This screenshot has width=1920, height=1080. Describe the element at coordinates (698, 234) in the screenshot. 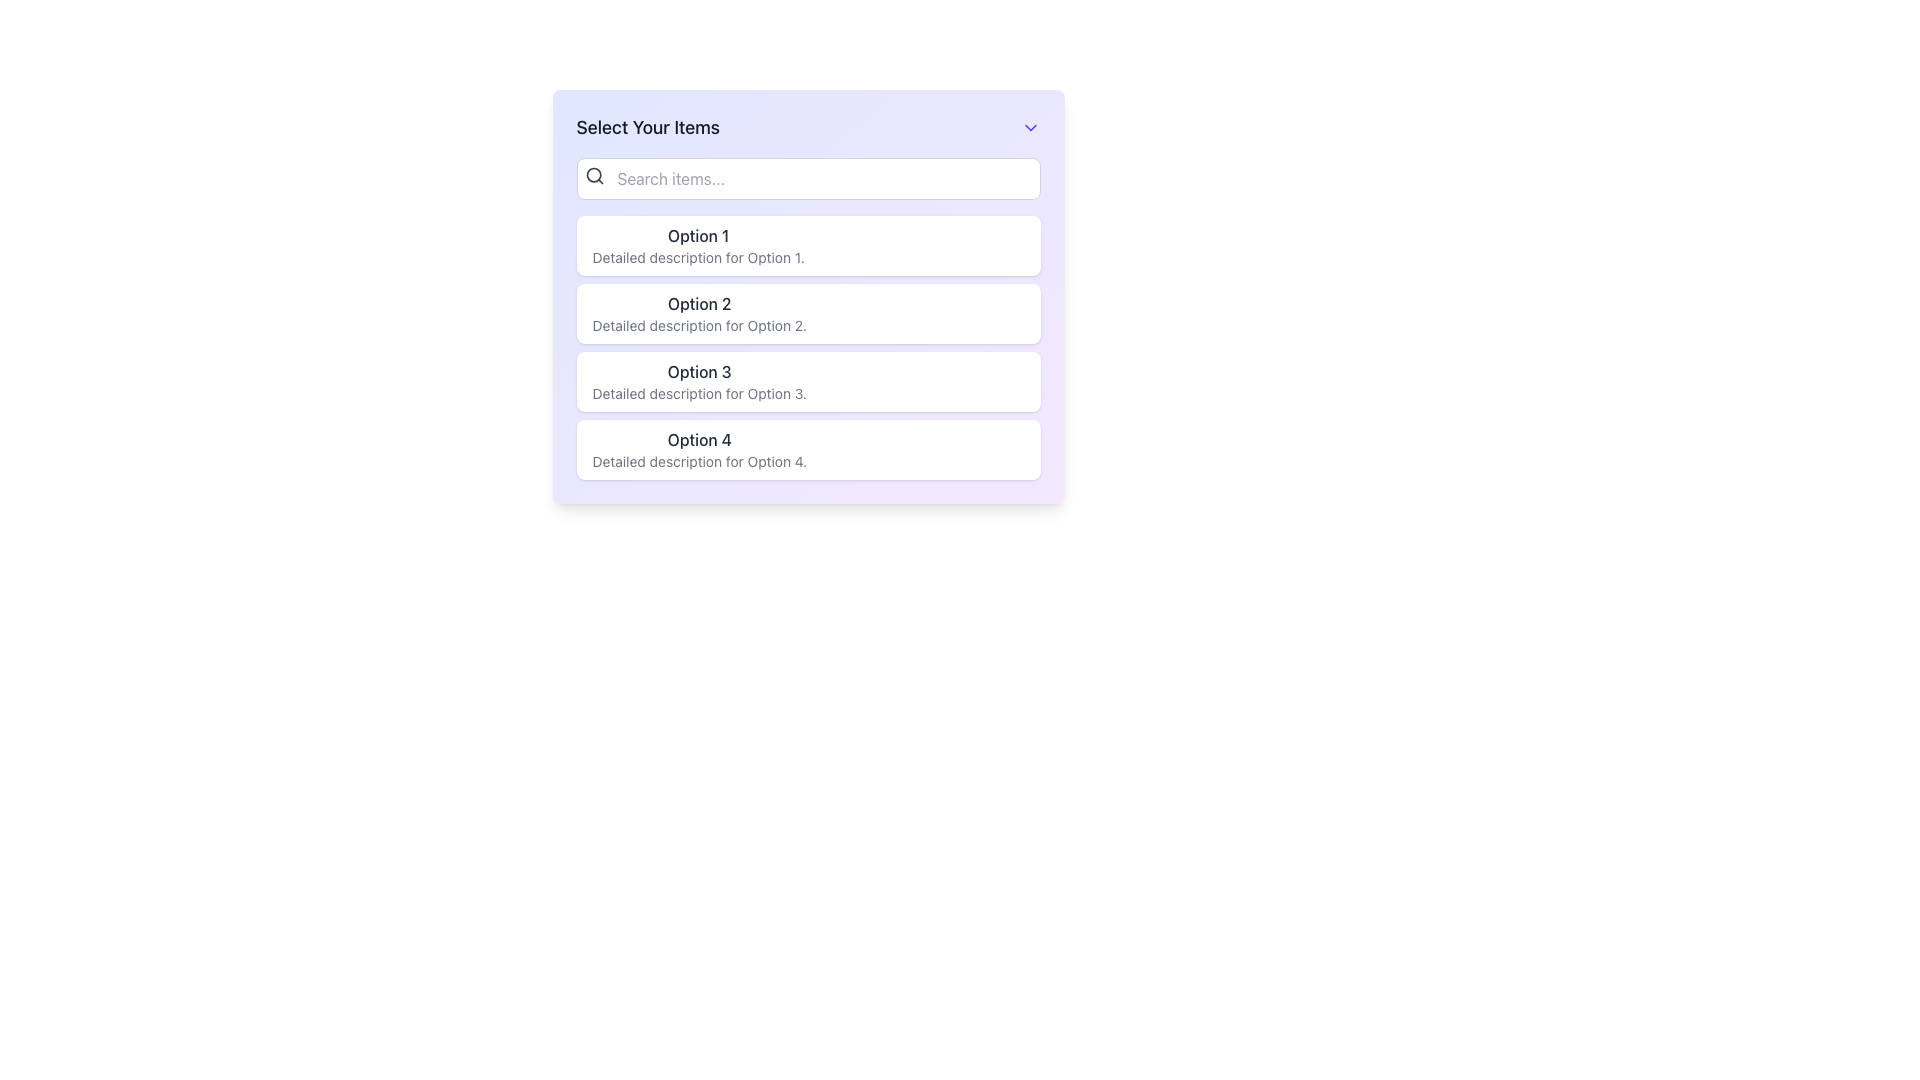

I see `the Text Label displaying 'Option 1' that is prominently styled in dark gray, located at the top of the list under the heading 'Select Your Items'` at that location.